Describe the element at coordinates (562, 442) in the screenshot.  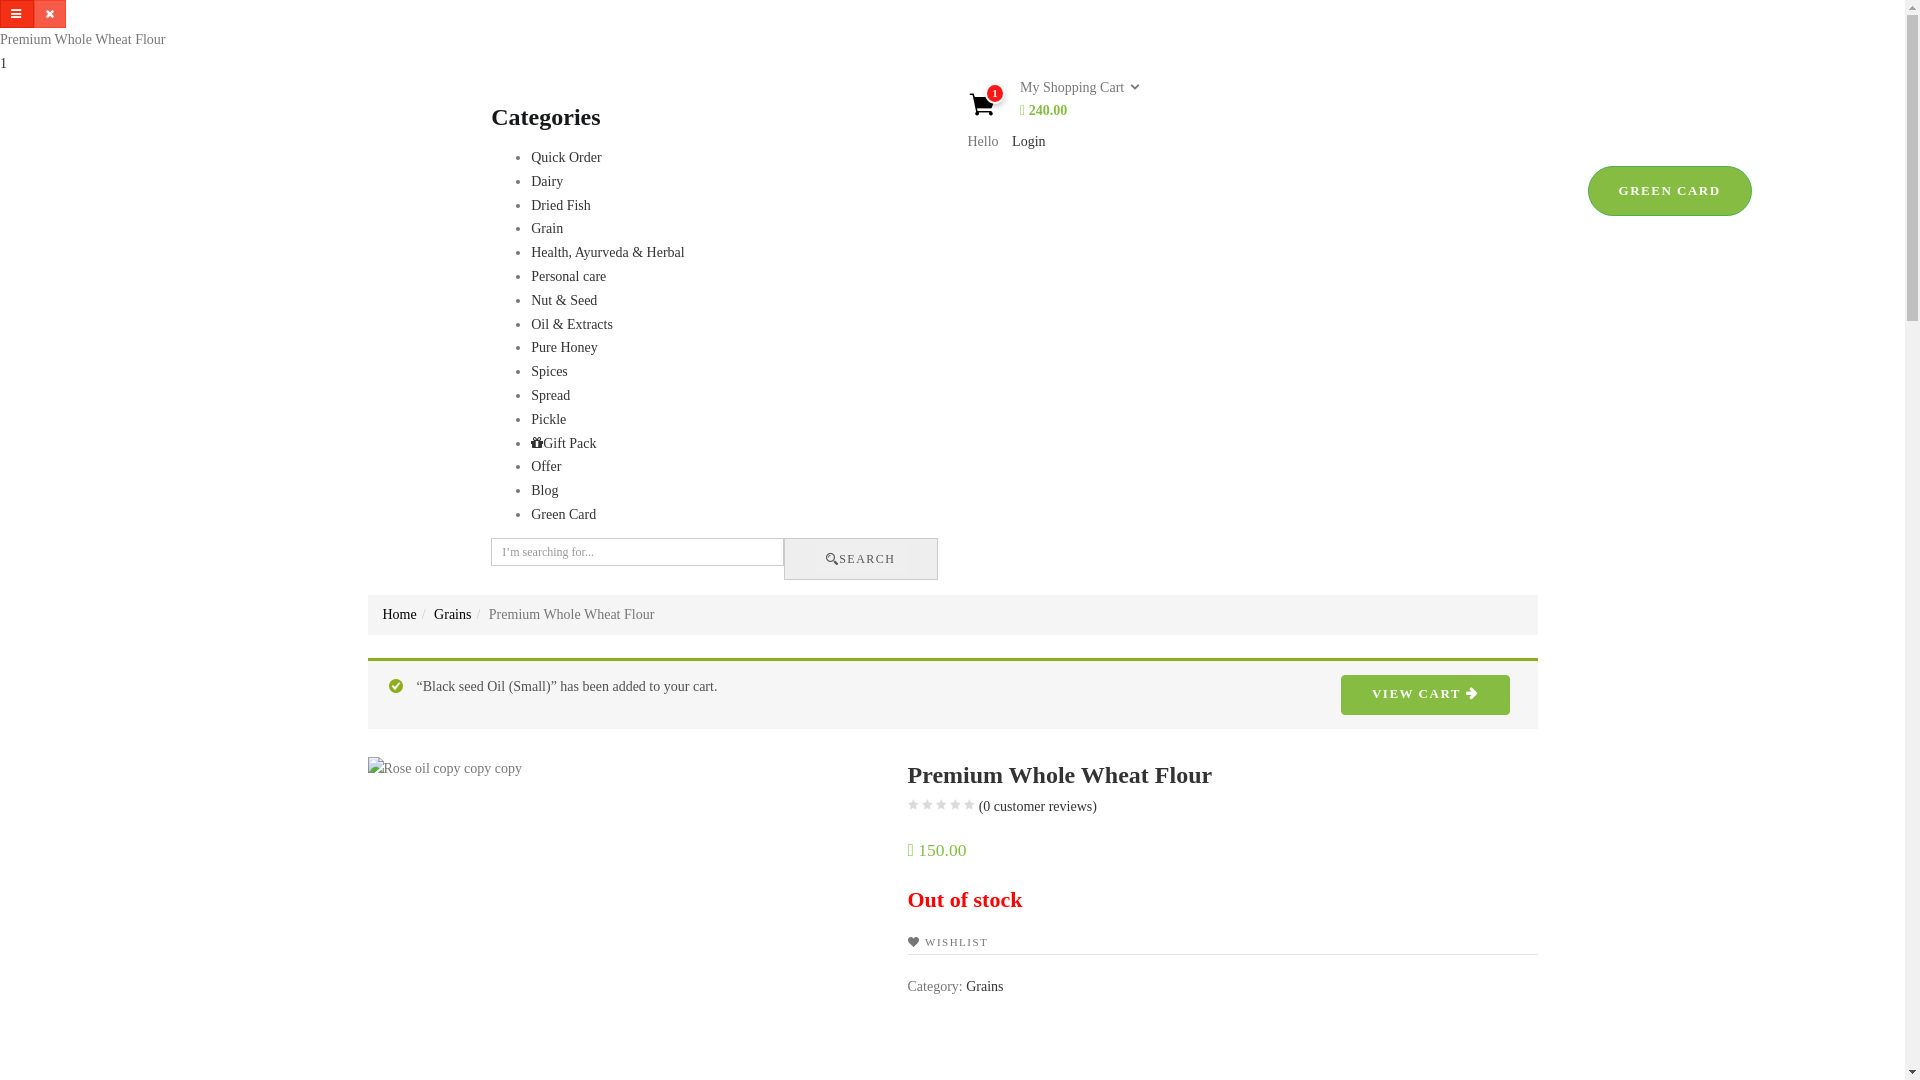
I see `'Gift Pack'` at that location.